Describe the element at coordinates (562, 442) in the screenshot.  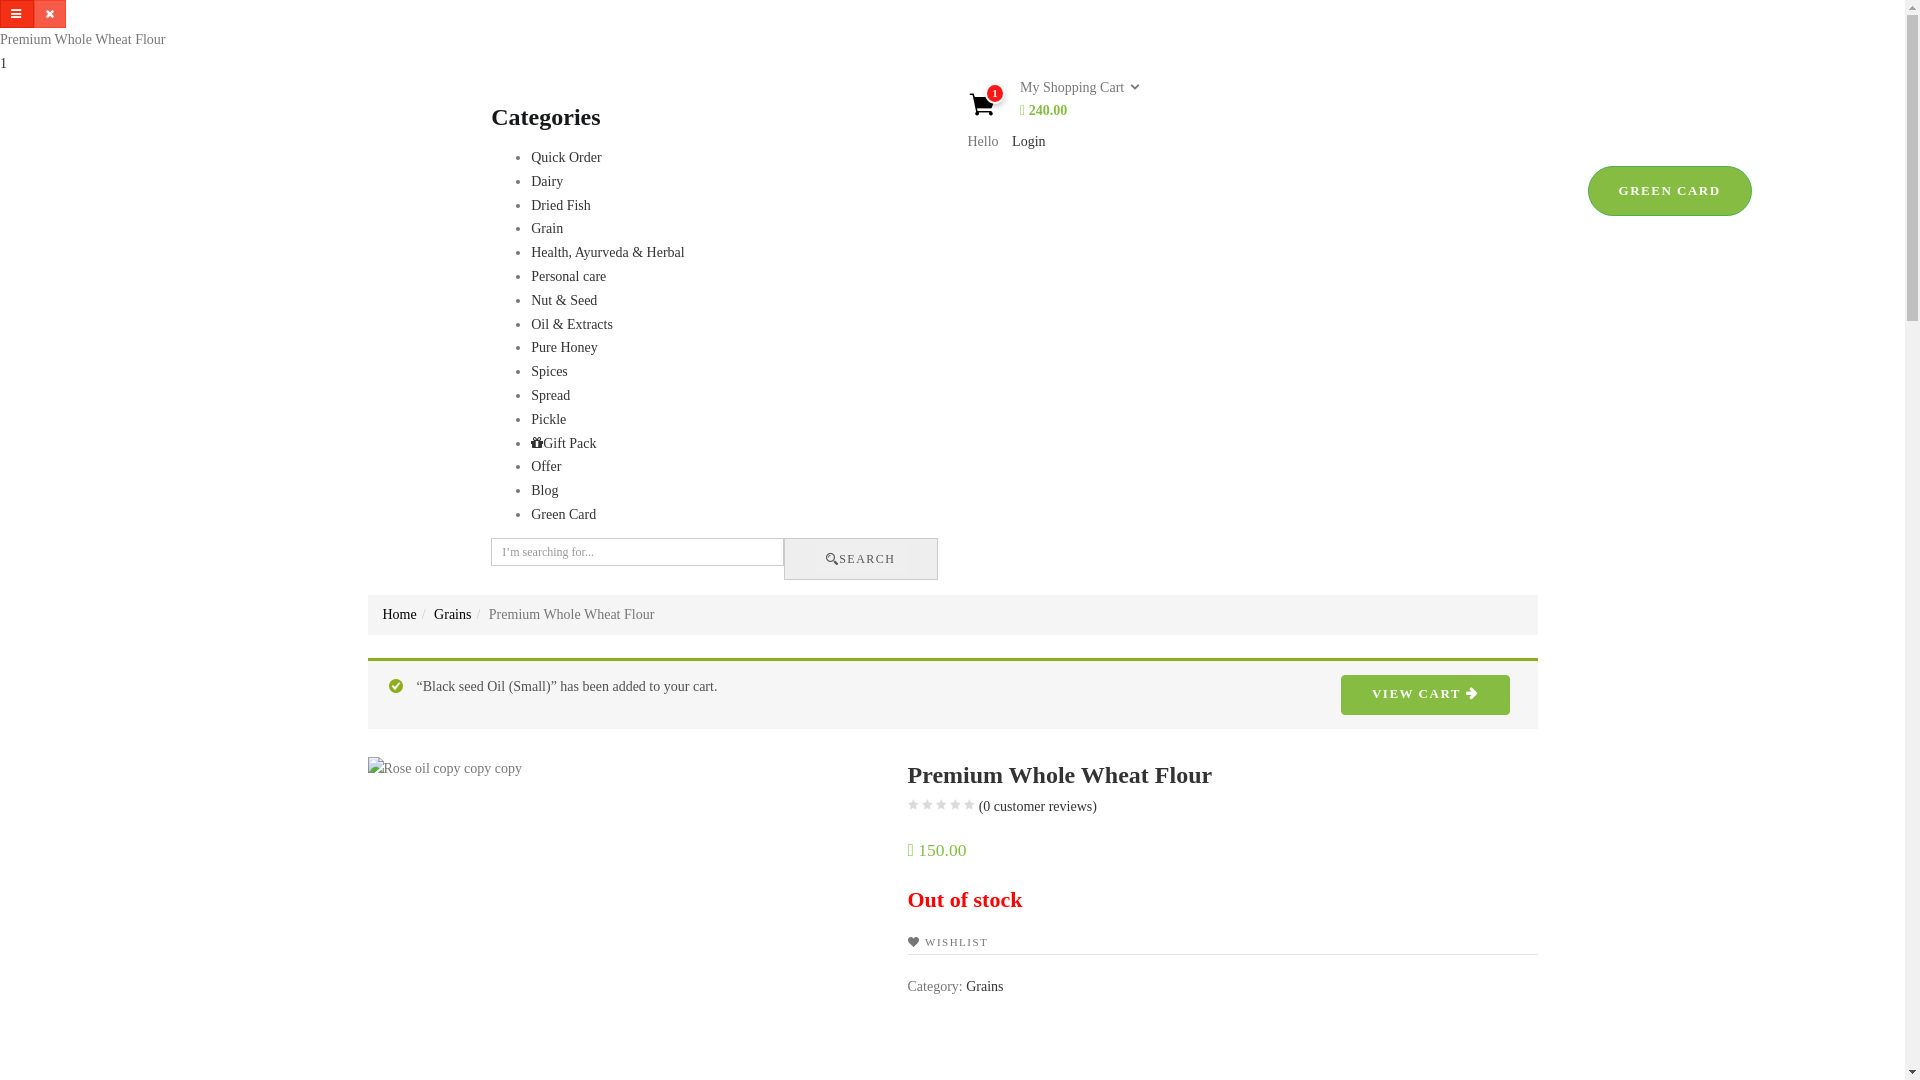
I see `'Gift Pack'` at that location.